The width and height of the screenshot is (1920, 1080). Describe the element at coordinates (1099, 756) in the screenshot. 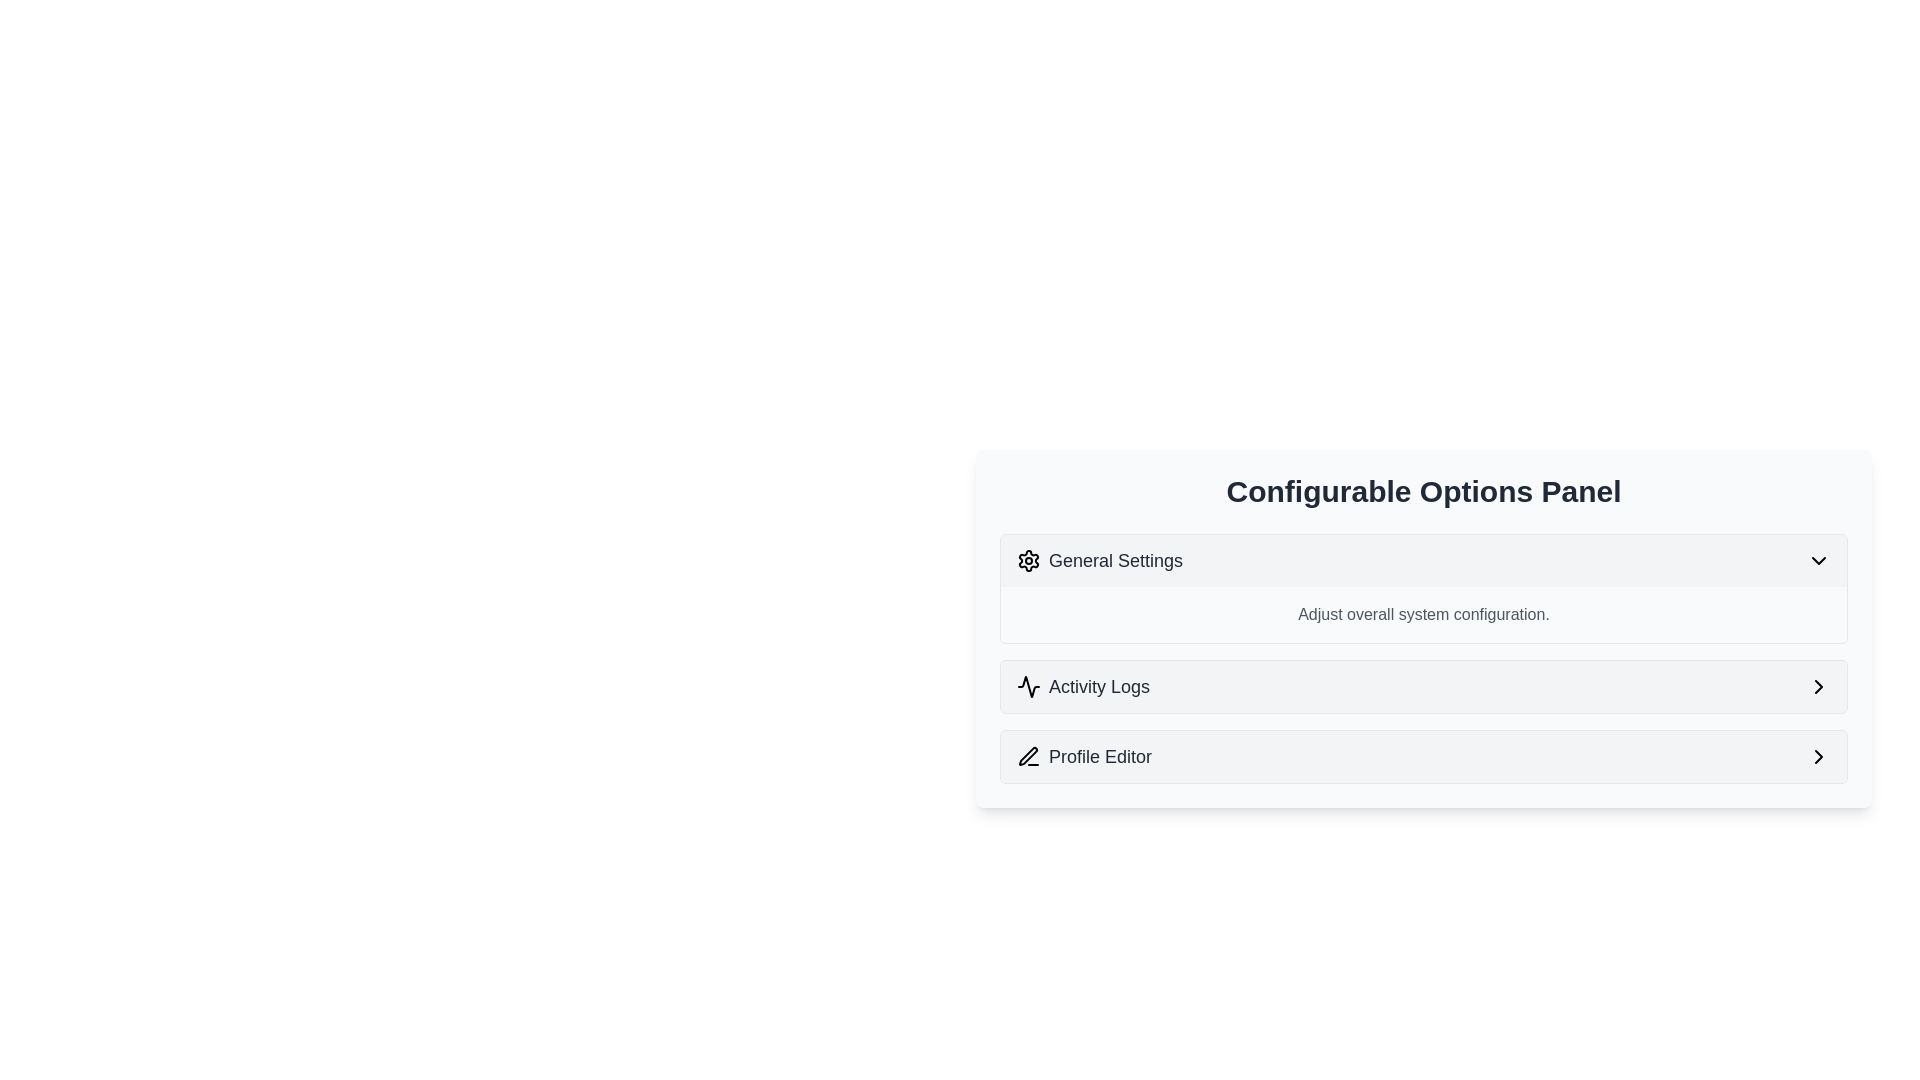

I see `the 'Profile Editor' text label, which is styled in gray and located to the right of a pen icon in the settings menu` at that location.